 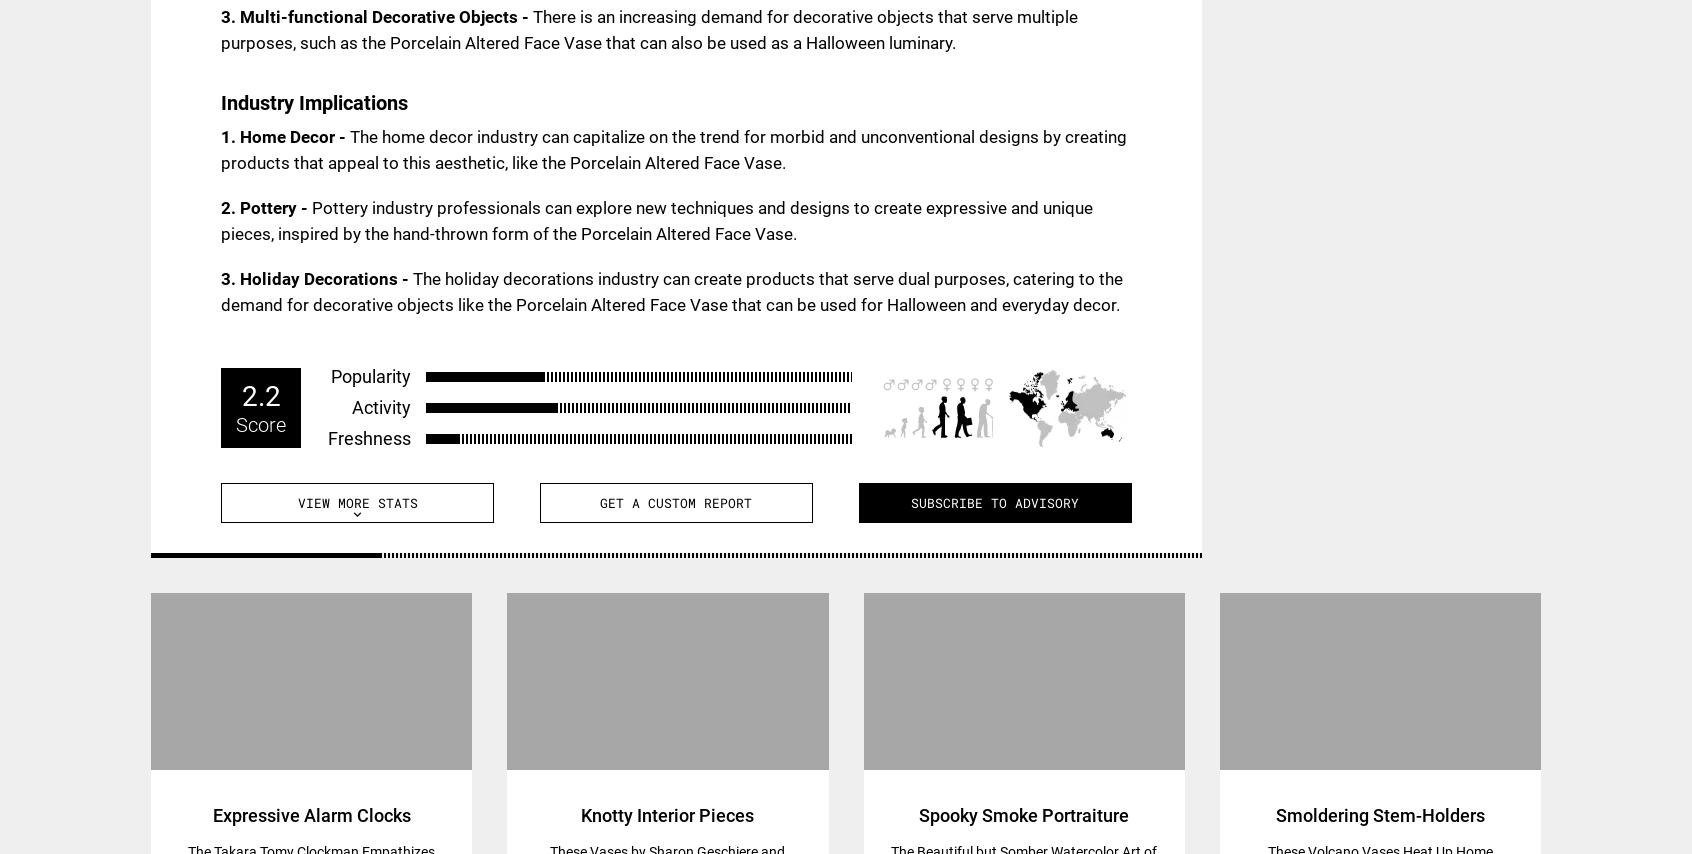 What do you see at coordinates (327, 437) in the screenshot?
I see `'Freshness'` at bounding box center [327, 437].